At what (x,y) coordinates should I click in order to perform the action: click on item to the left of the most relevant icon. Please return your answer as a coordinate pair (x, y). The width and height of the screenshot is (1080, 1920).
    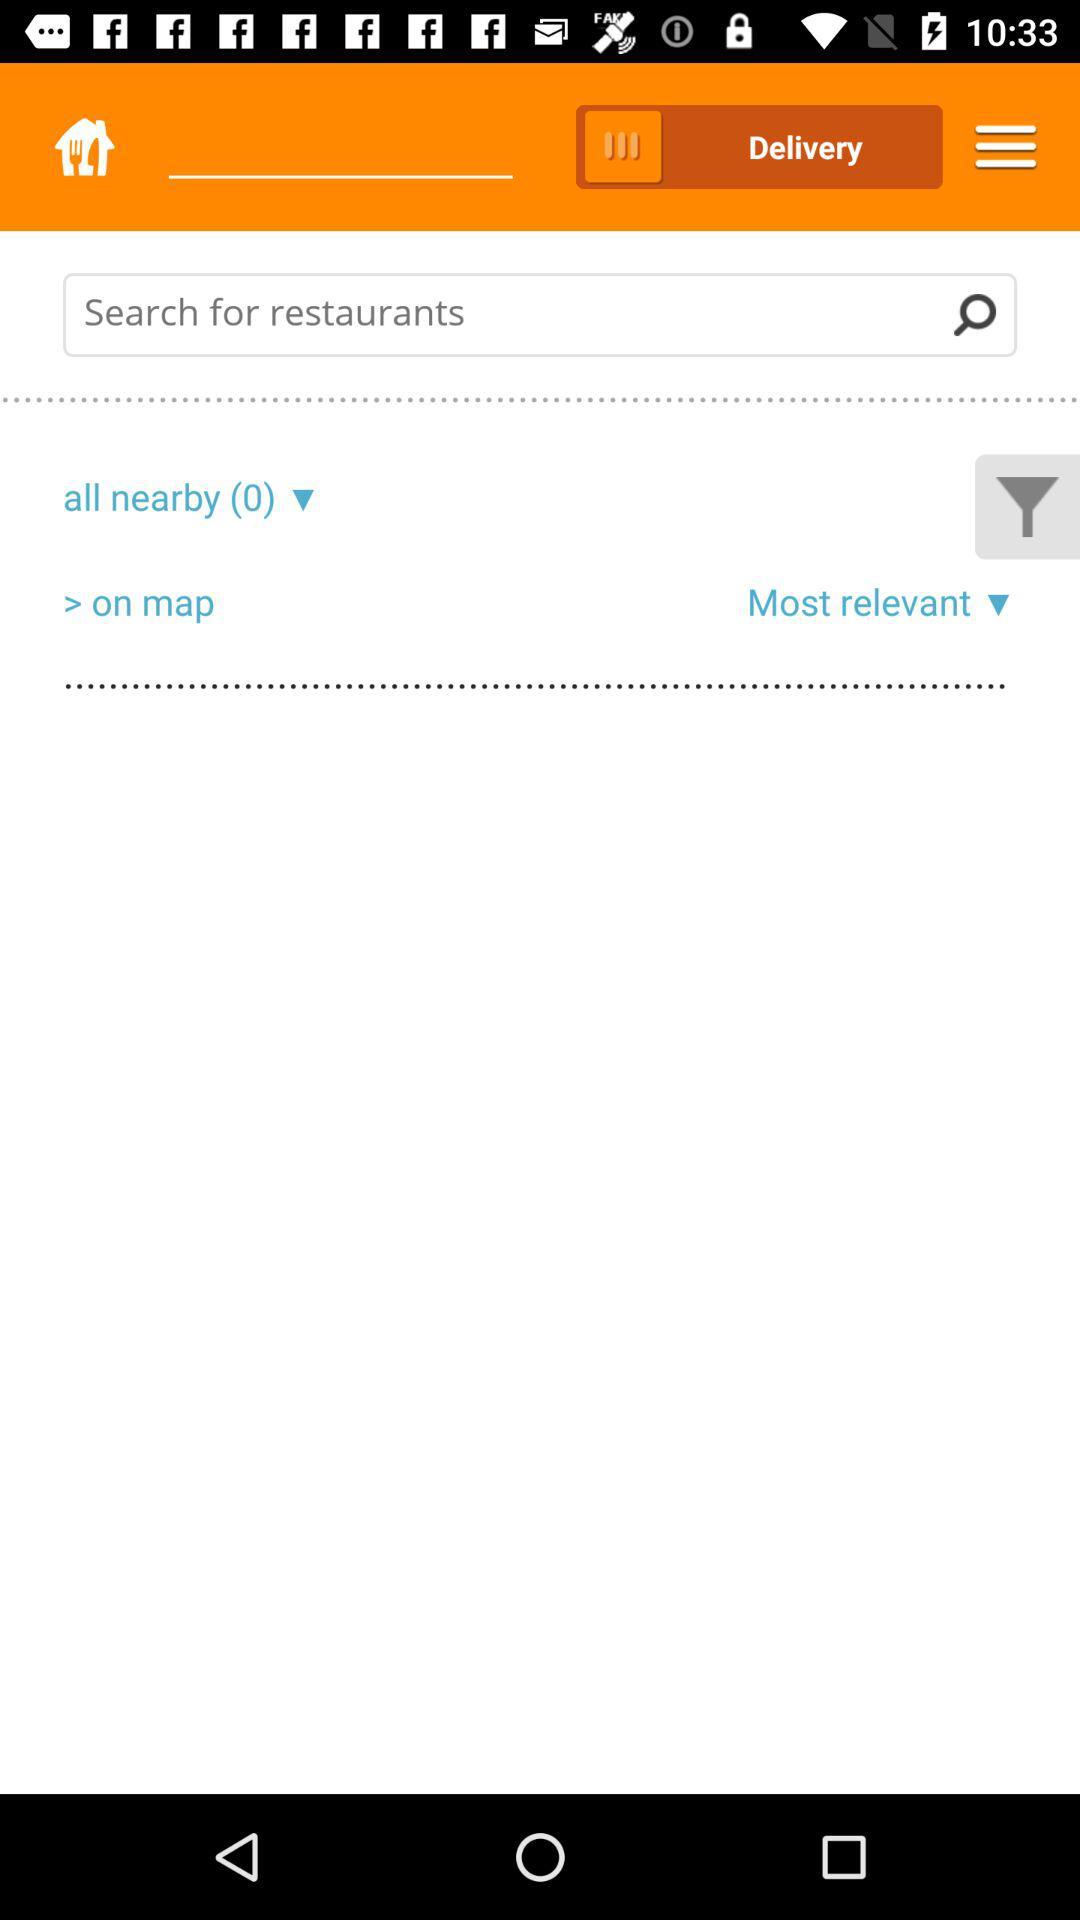
    Looking at the image, I should click on (137, 600).